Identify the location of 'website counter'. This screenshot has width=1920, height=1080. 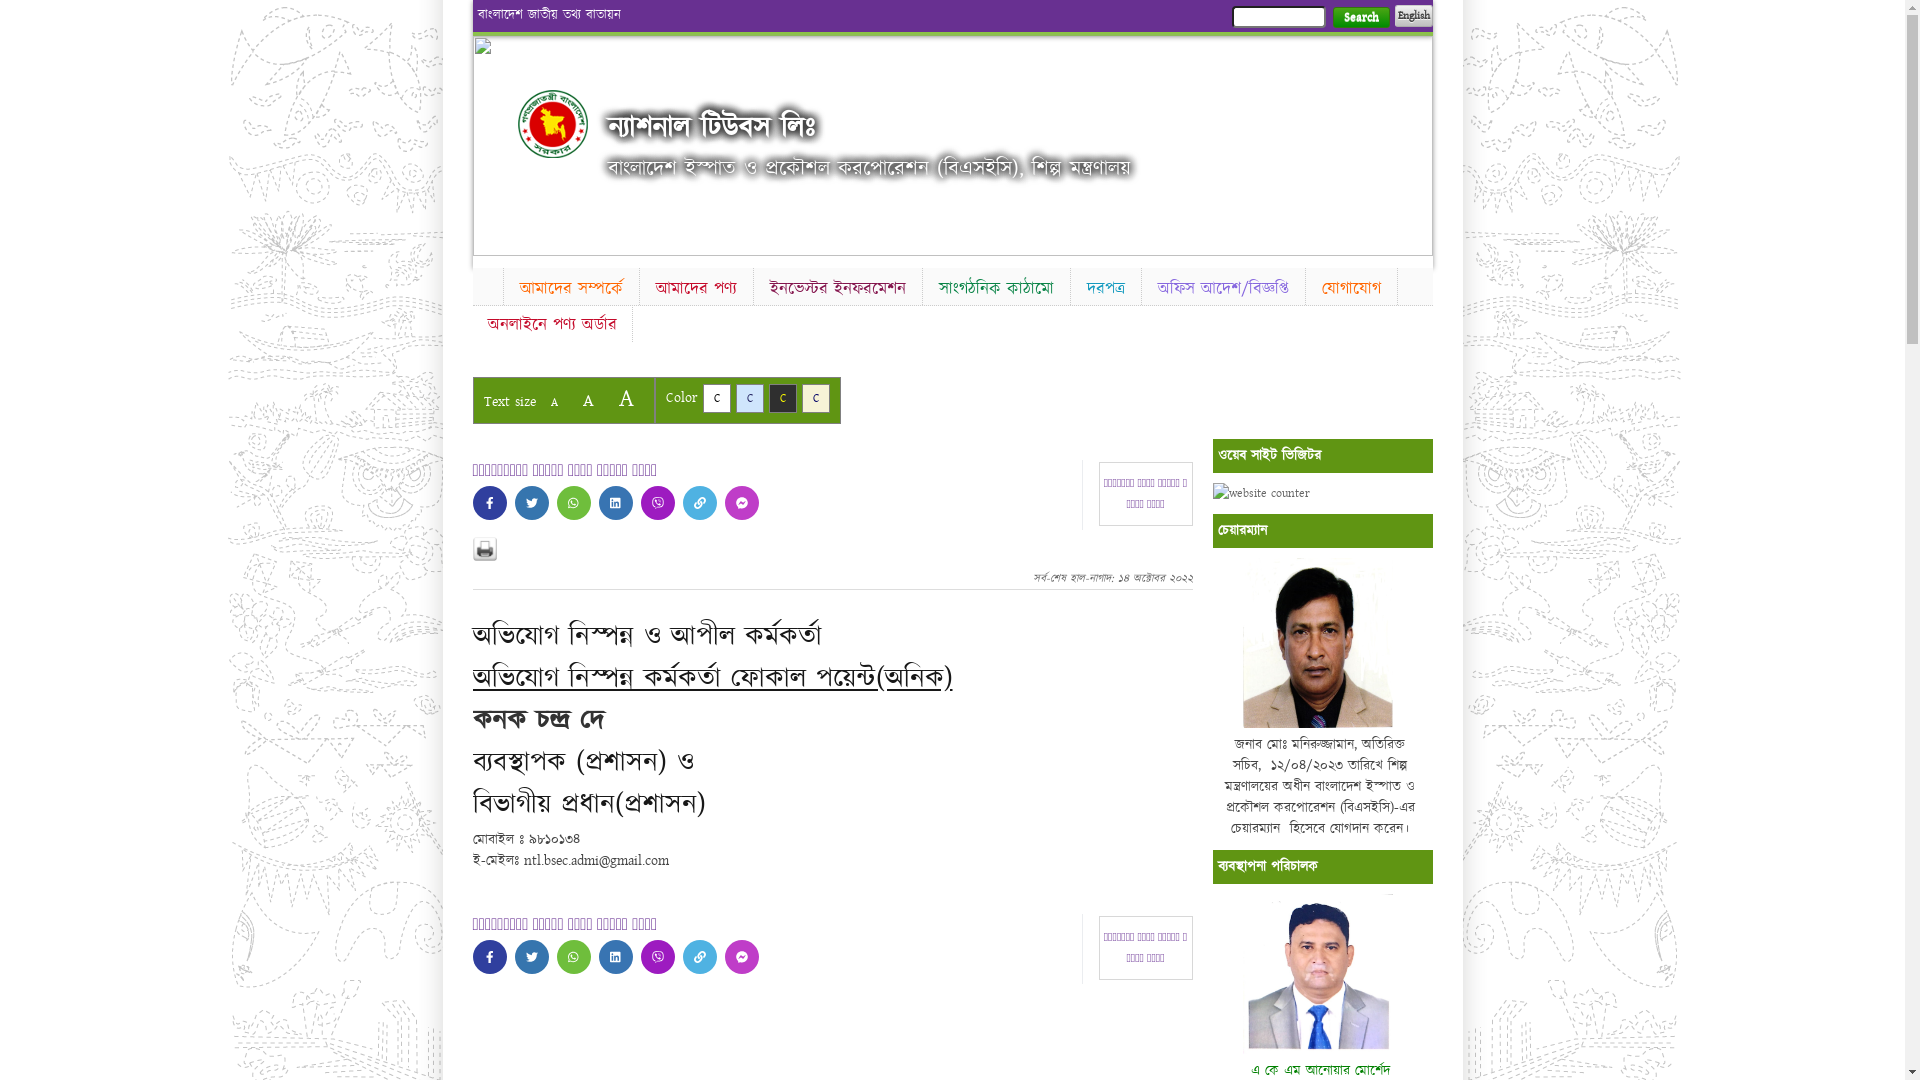
(1259, 493).